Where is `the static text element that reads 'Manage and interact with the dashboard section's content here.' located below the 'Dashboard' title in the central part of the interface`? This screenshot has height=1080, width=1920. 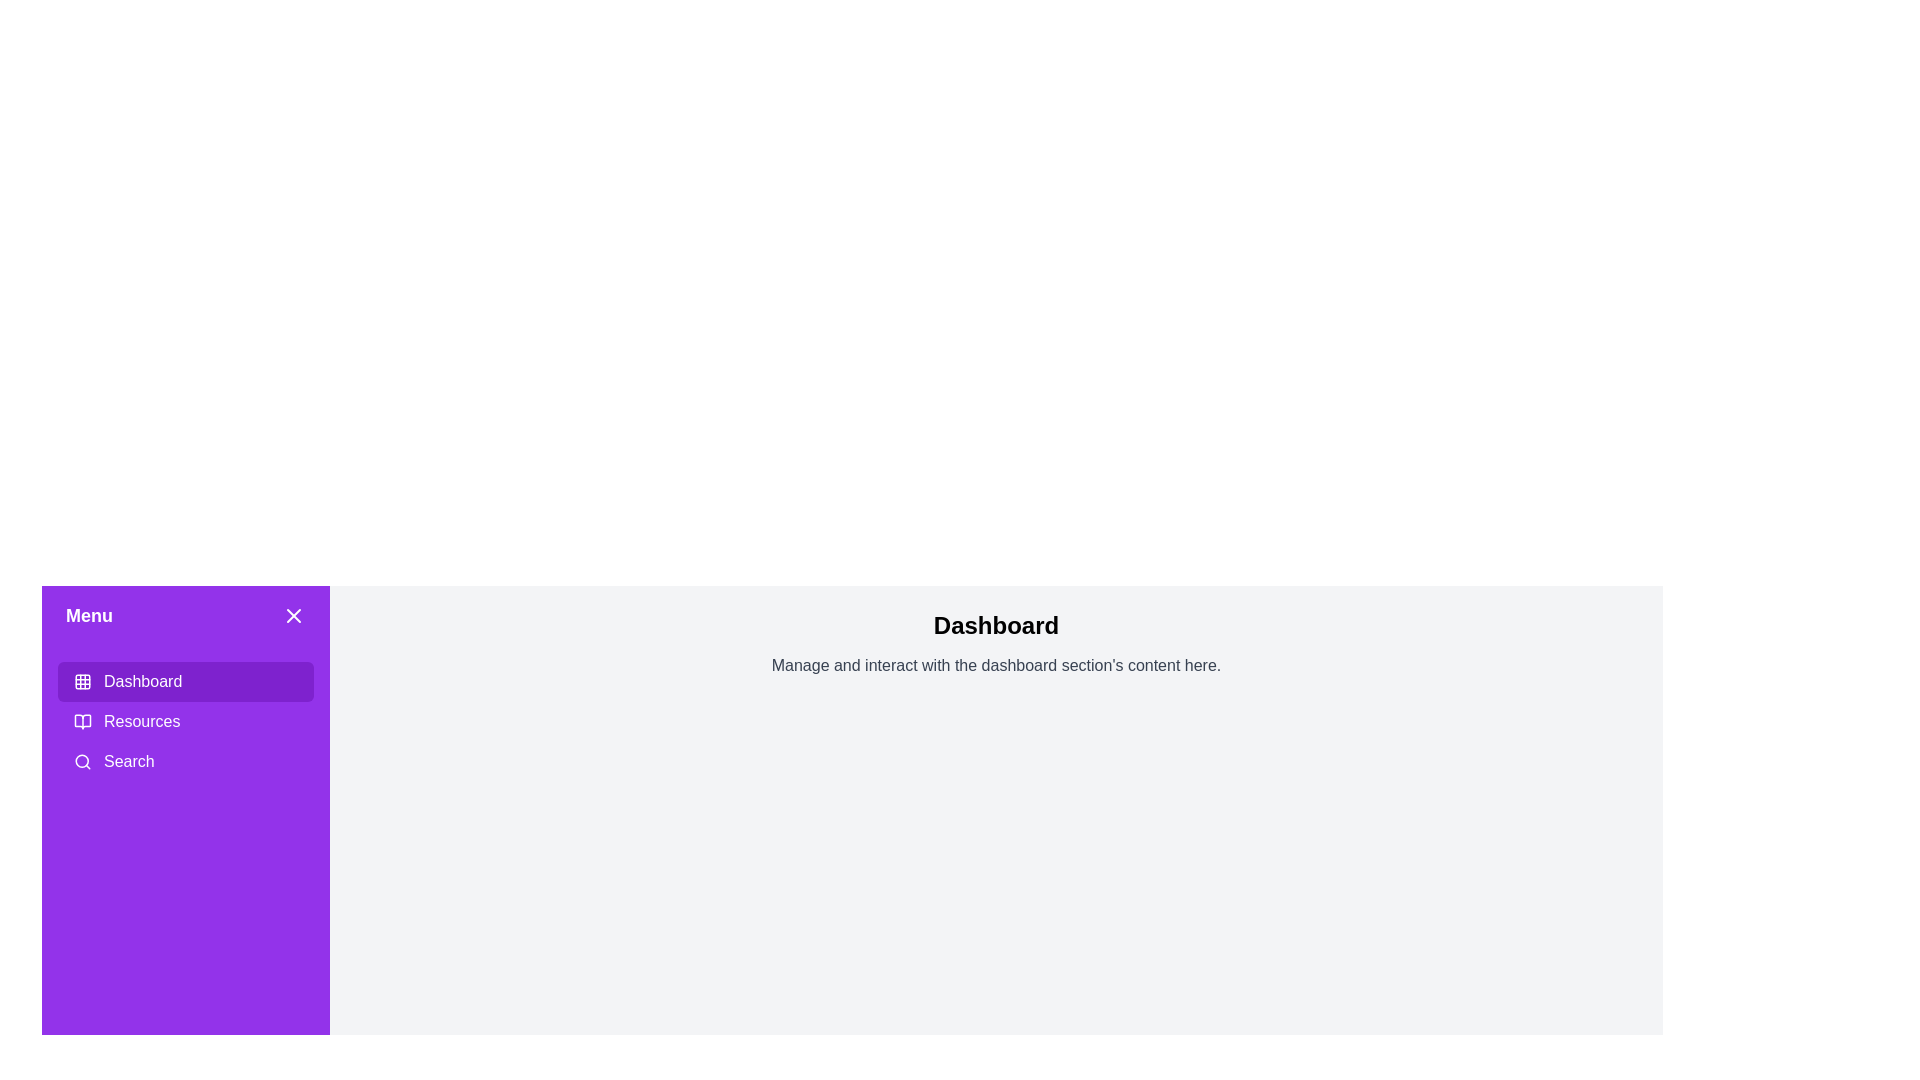 the static text element that reads 'Manage and interact with the dashboard section's content here.' located below the 'Dashboard' title in the central part of the interface is located at coordinates (996, 666).